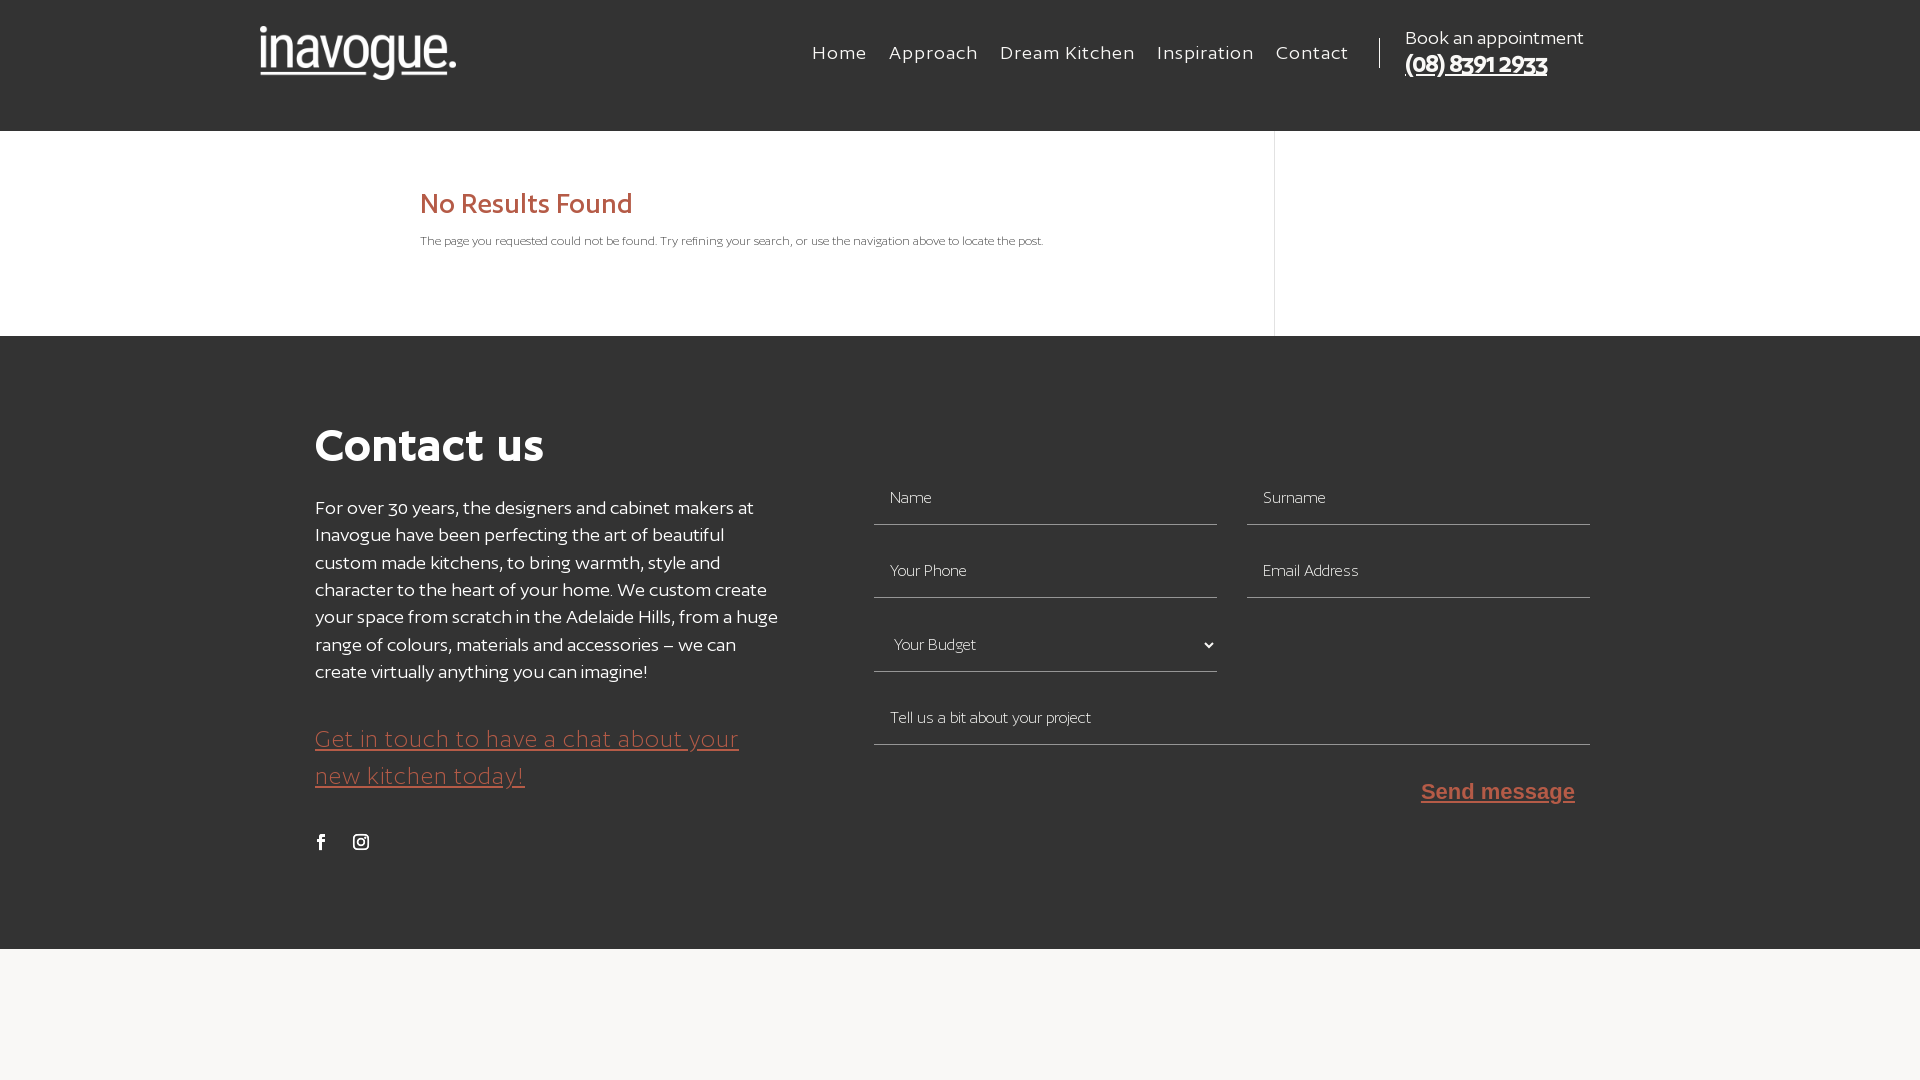 The height and width of the screenshot is (1080, 1920). What do you see at coordinates (1204, 56) in the screenshot?
I see `'Inspiration'` at bounding box center [1204, 56].